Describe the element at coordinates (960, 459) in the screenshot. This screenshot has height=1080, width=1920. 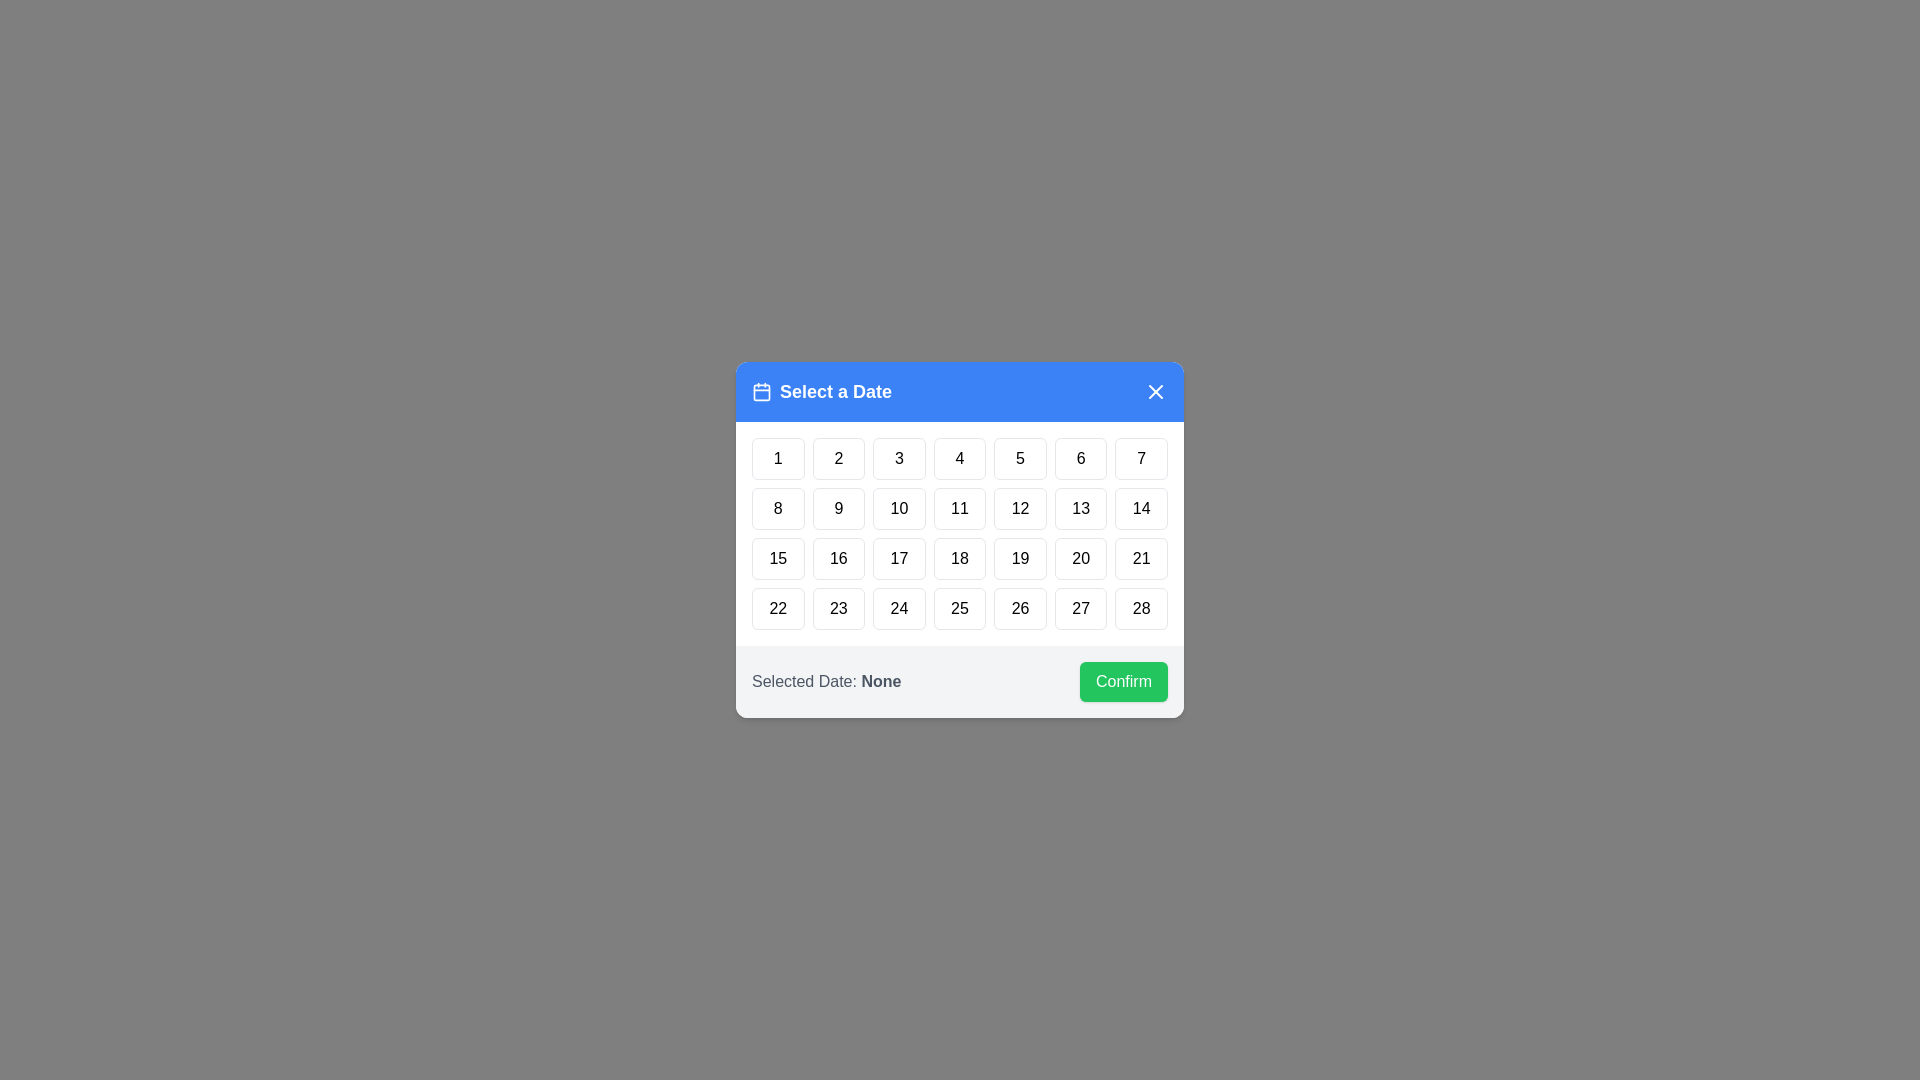
I see `the day button labeled 4 to highlight it` at that location.